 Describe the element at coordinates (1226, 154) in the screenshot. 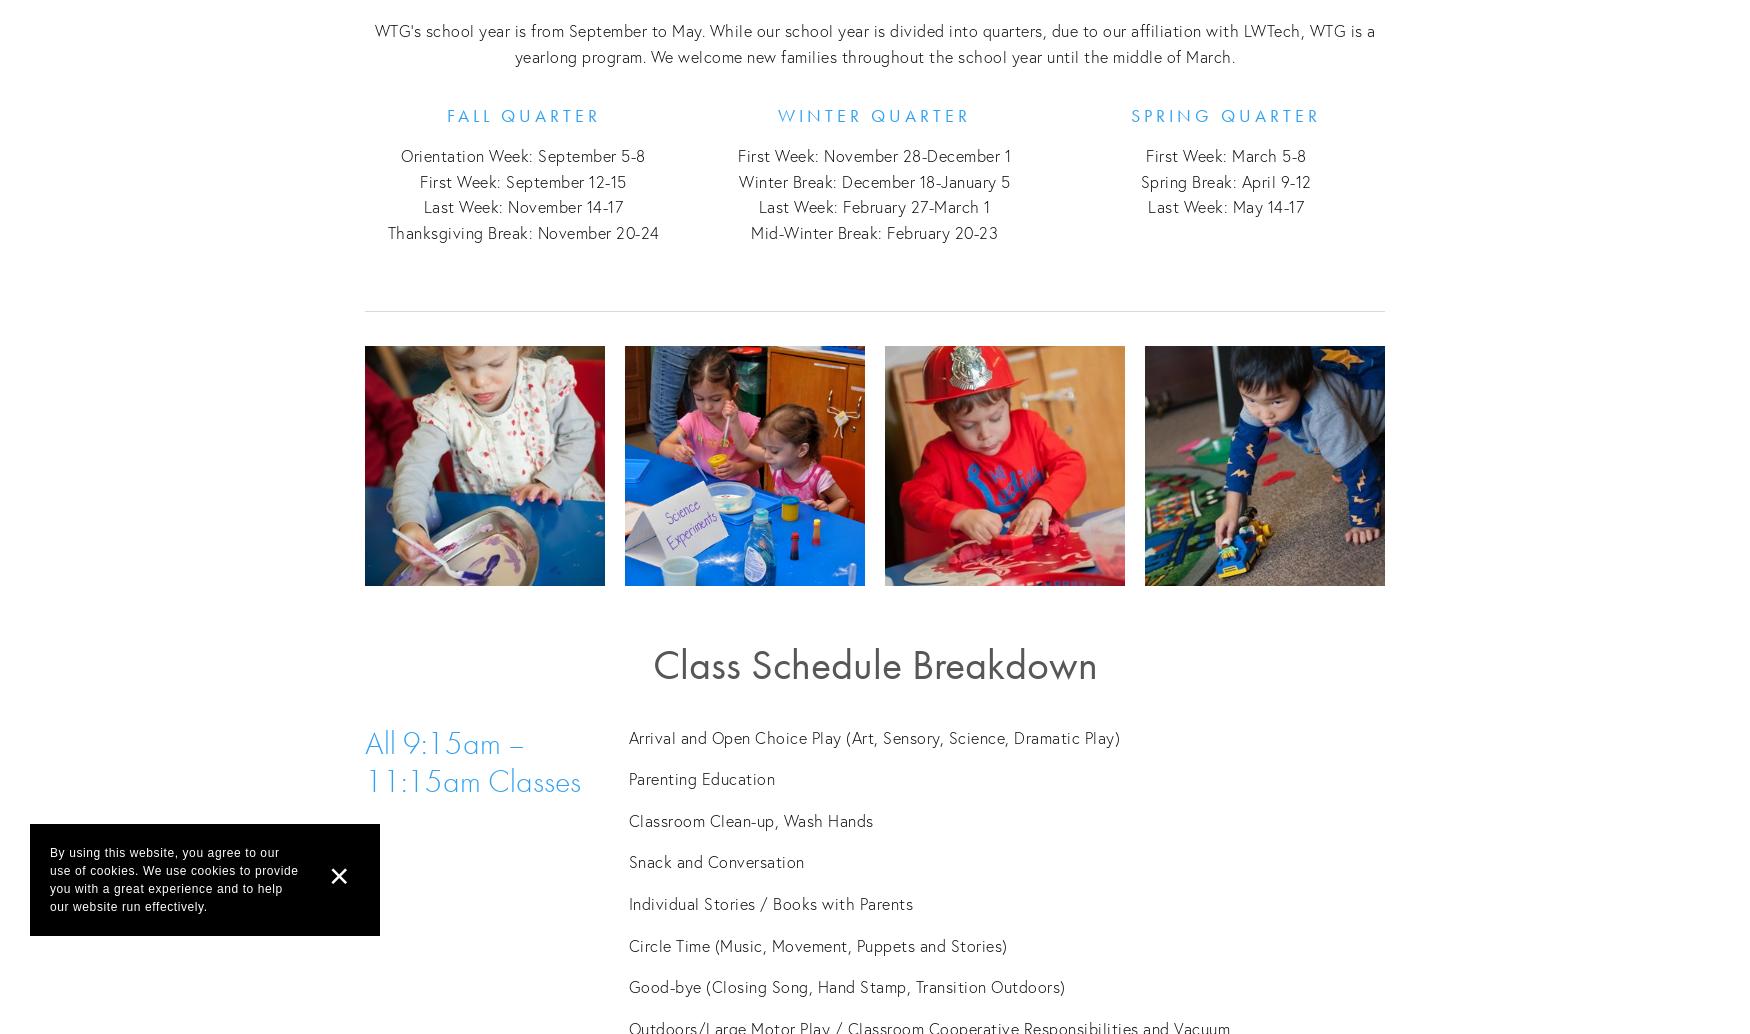

I see `'First Week: March 5-8'` at that location.